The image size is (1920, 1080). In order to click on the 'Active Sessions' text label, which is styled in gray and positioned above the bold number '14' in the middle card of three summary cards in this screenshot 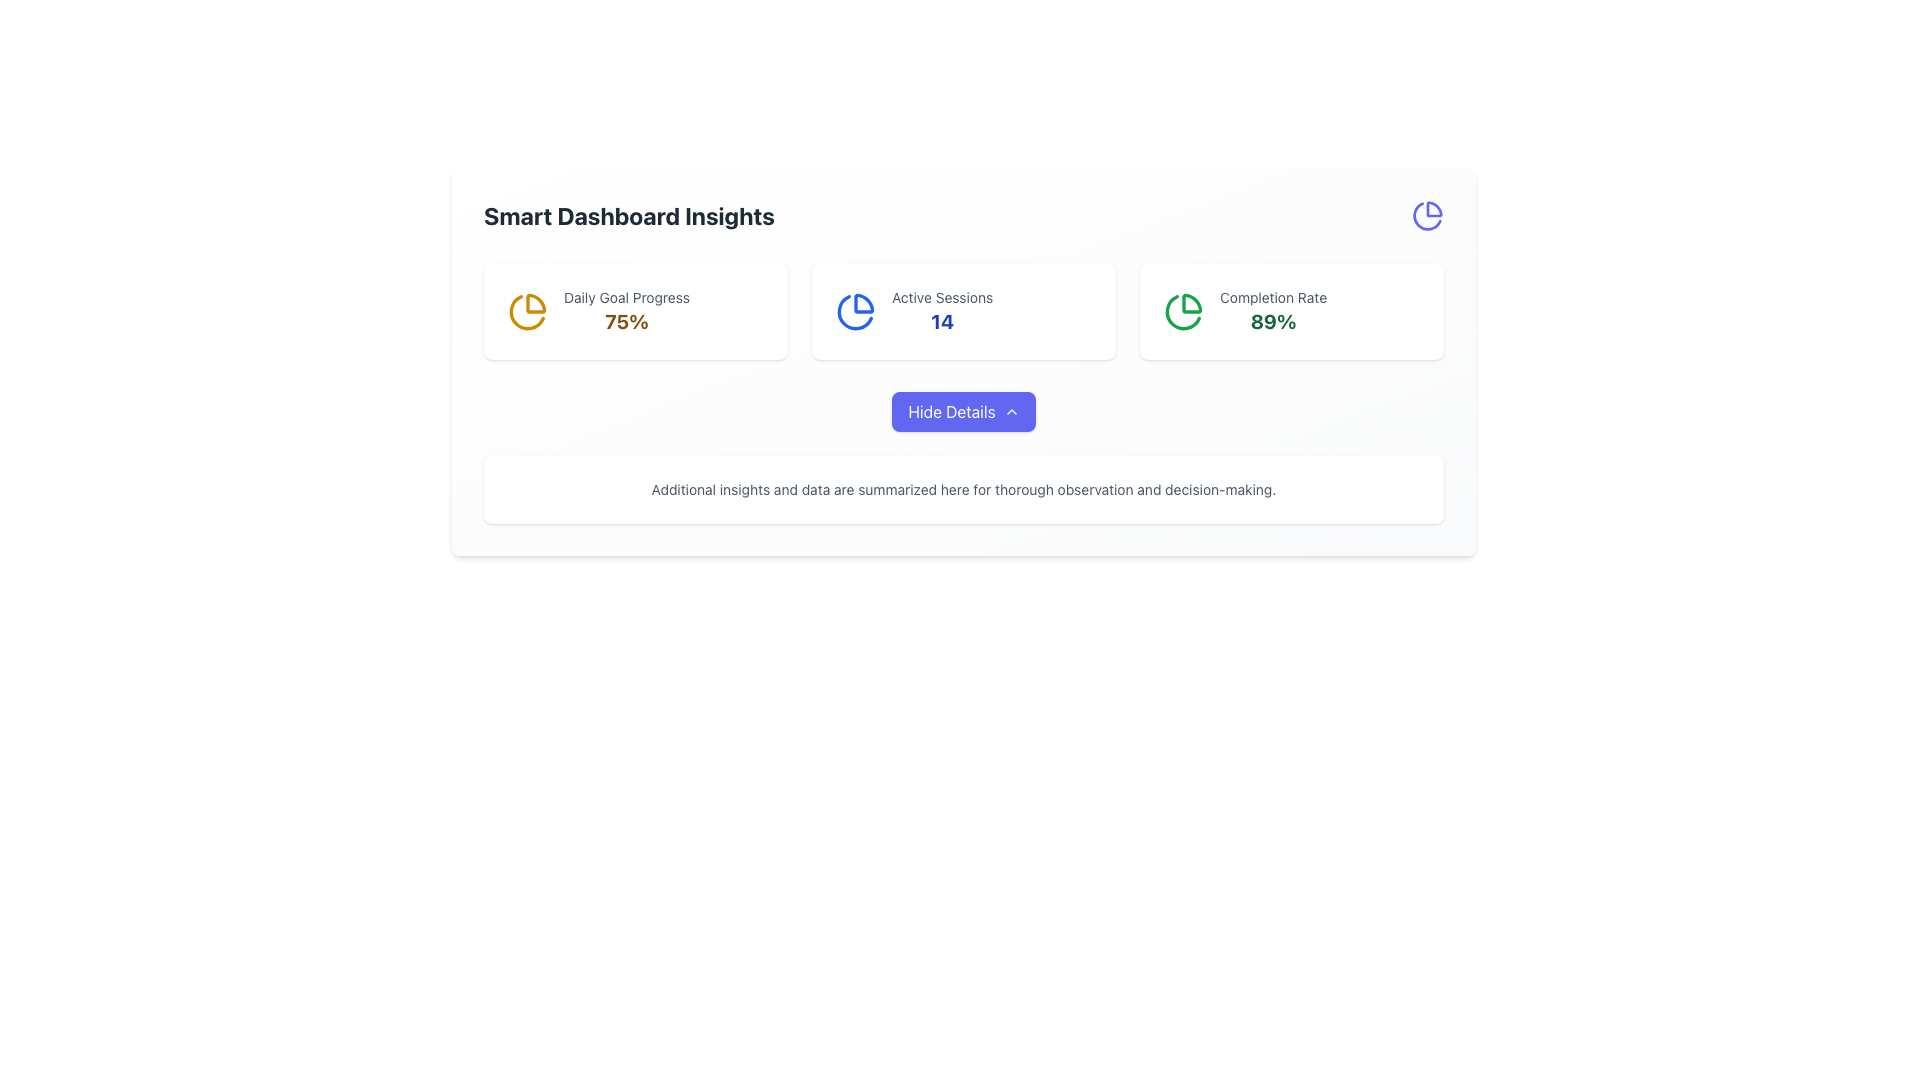, I will do `click(941, 297)`.